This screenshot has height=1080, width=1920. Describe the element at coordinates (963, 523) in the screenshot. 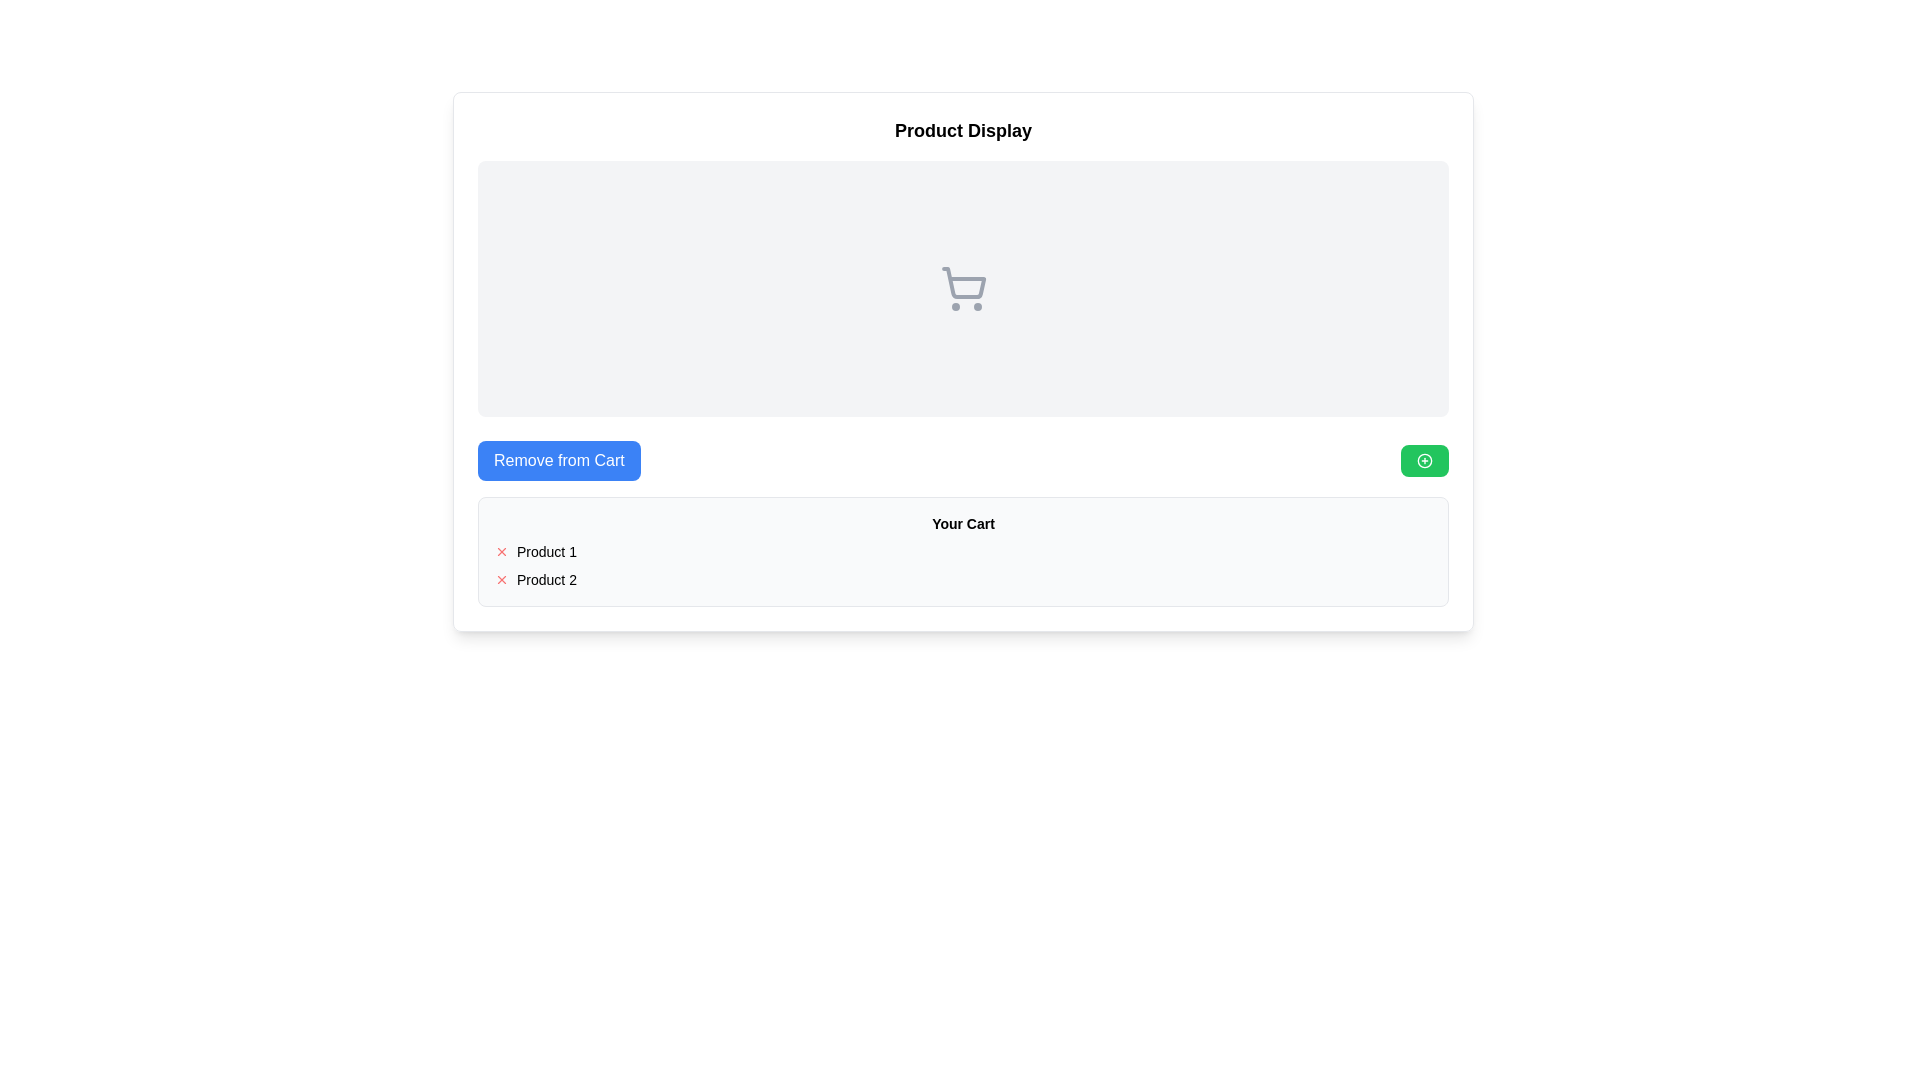

I see `the heading text that denotes the cart section, located centrally under the 'Remove from Cart' button at the top of the 'Your Cart' section` at that location.